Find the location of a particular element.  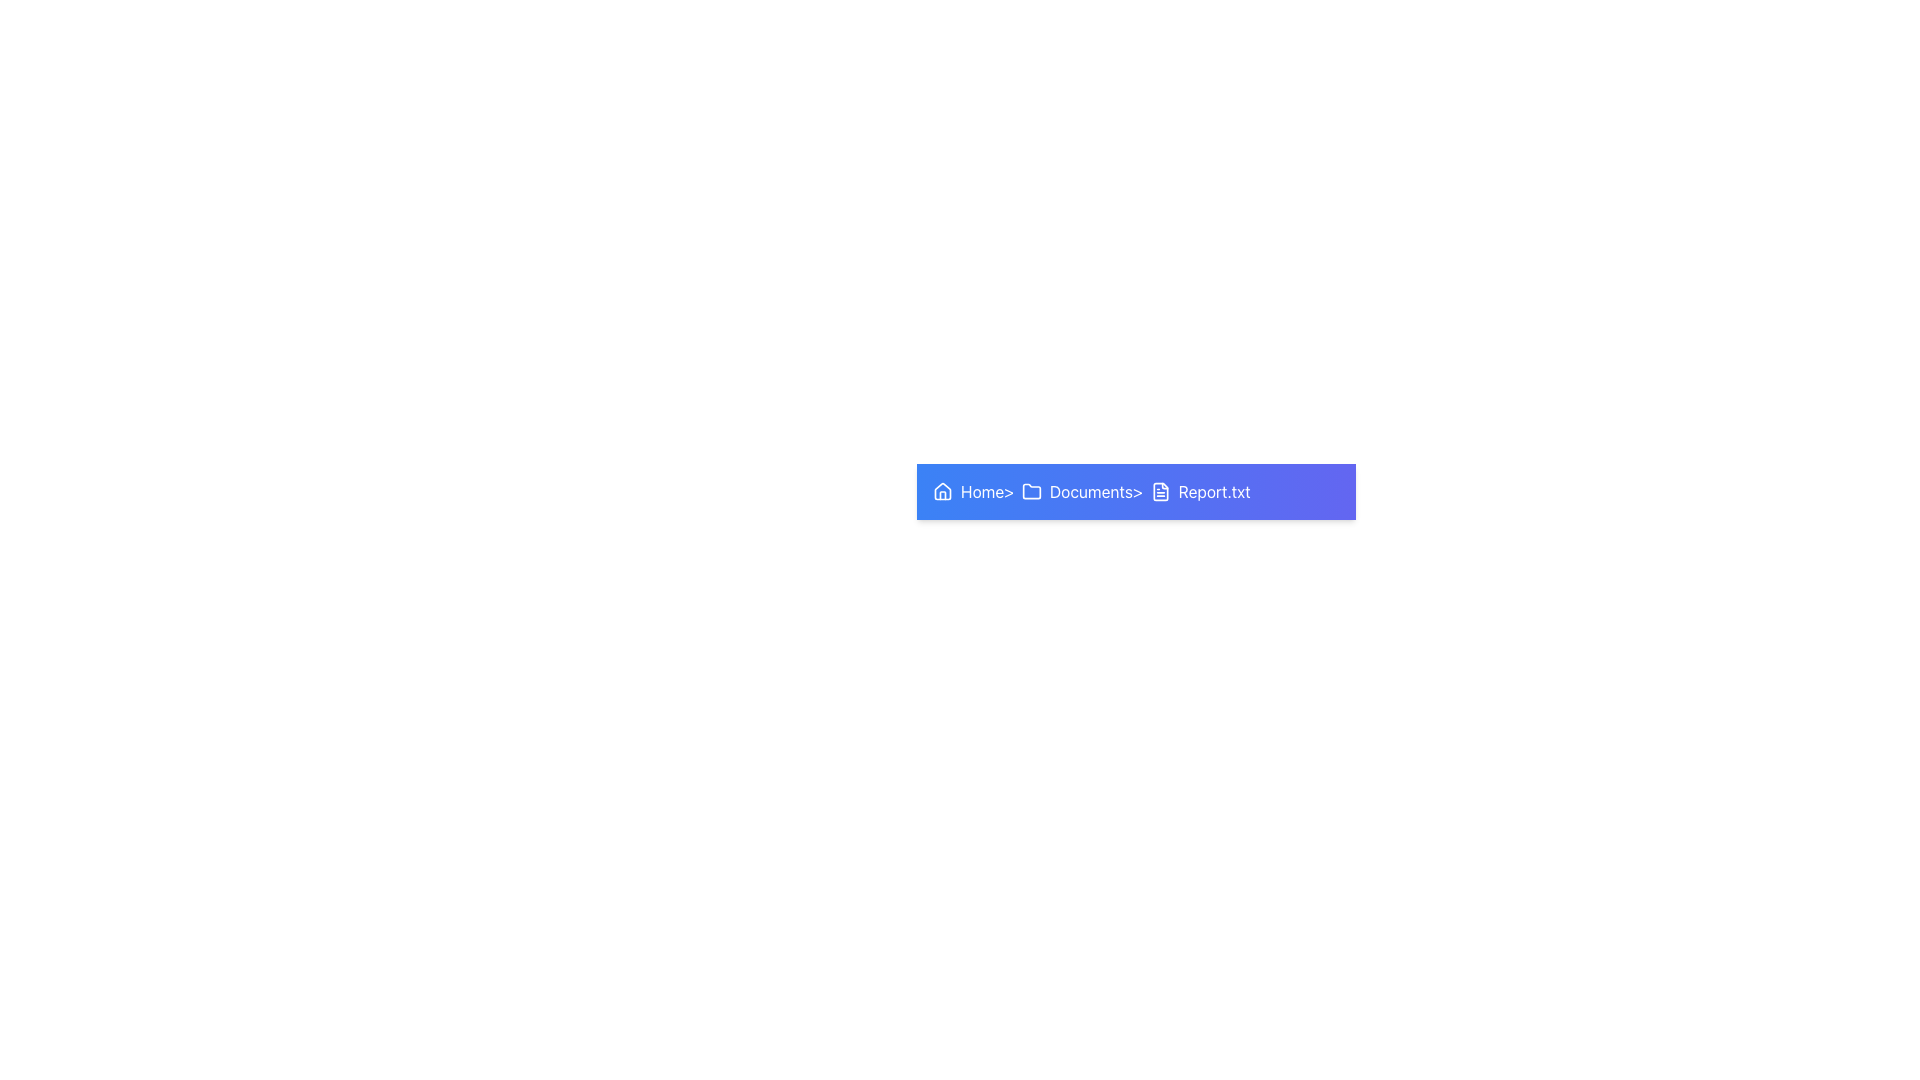

the house icon is located at coordinates (941, 490).